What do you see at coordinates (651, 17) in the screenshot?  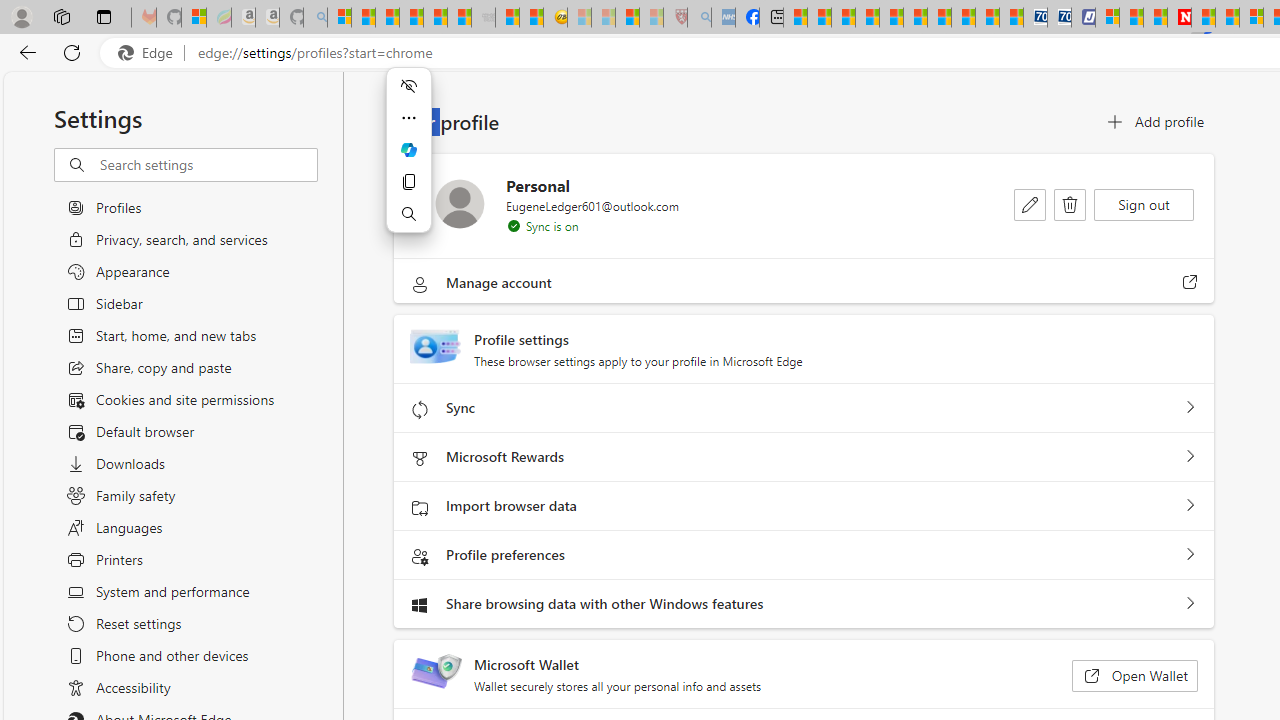 I see `'12 Popular Science Lies that Must be Corrected - Sleeping'` at bounding box center [651, 17].